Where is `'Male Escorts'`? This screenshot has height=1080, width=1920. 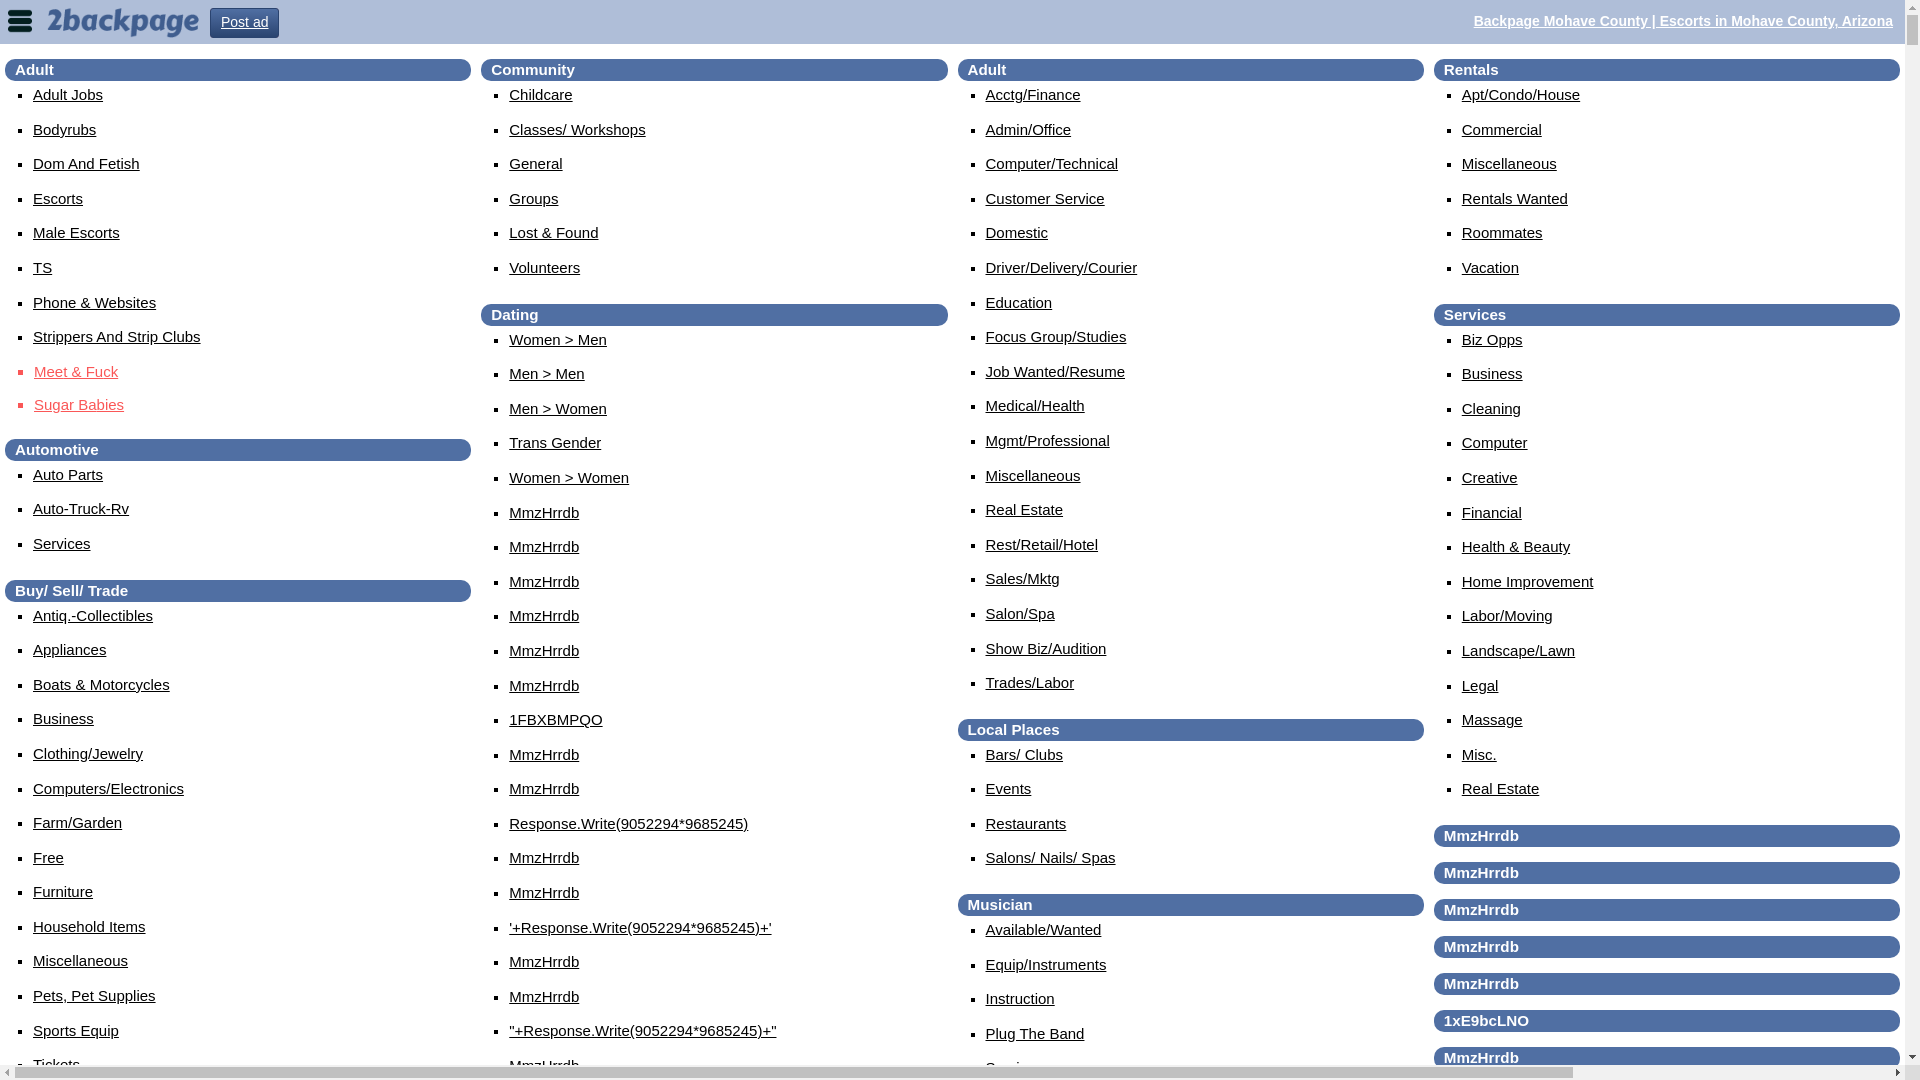
'Male Escorts' is located at coordinates (76, 231).